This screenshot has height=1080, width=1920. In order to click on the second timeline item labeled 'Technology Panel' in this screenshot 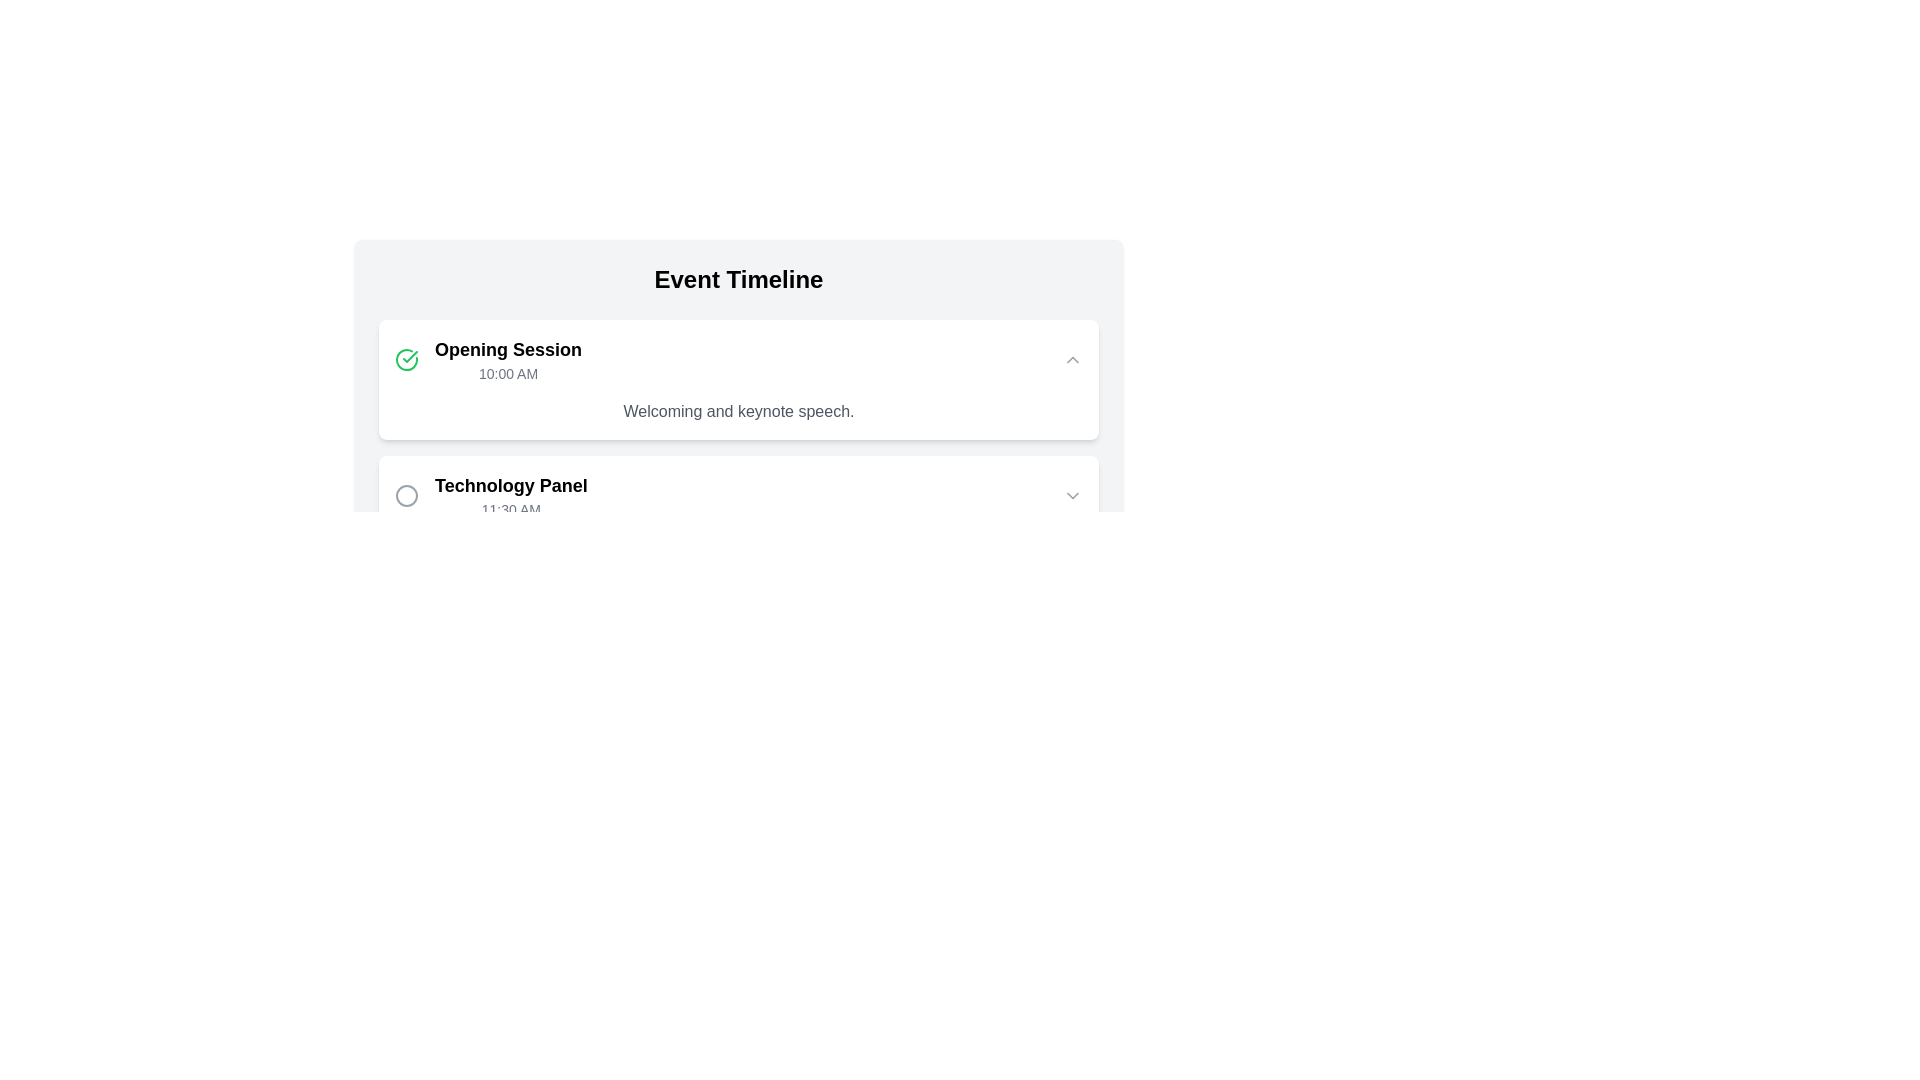, I will do `click(738, 495)`.